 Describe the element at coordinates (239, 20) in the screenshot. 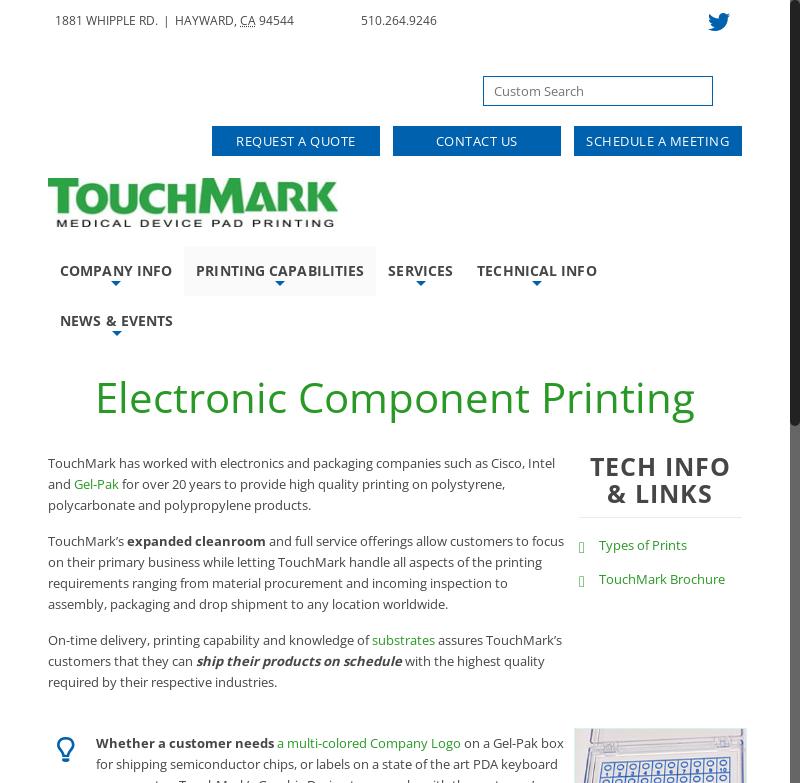

I see `'CA'` at that location.